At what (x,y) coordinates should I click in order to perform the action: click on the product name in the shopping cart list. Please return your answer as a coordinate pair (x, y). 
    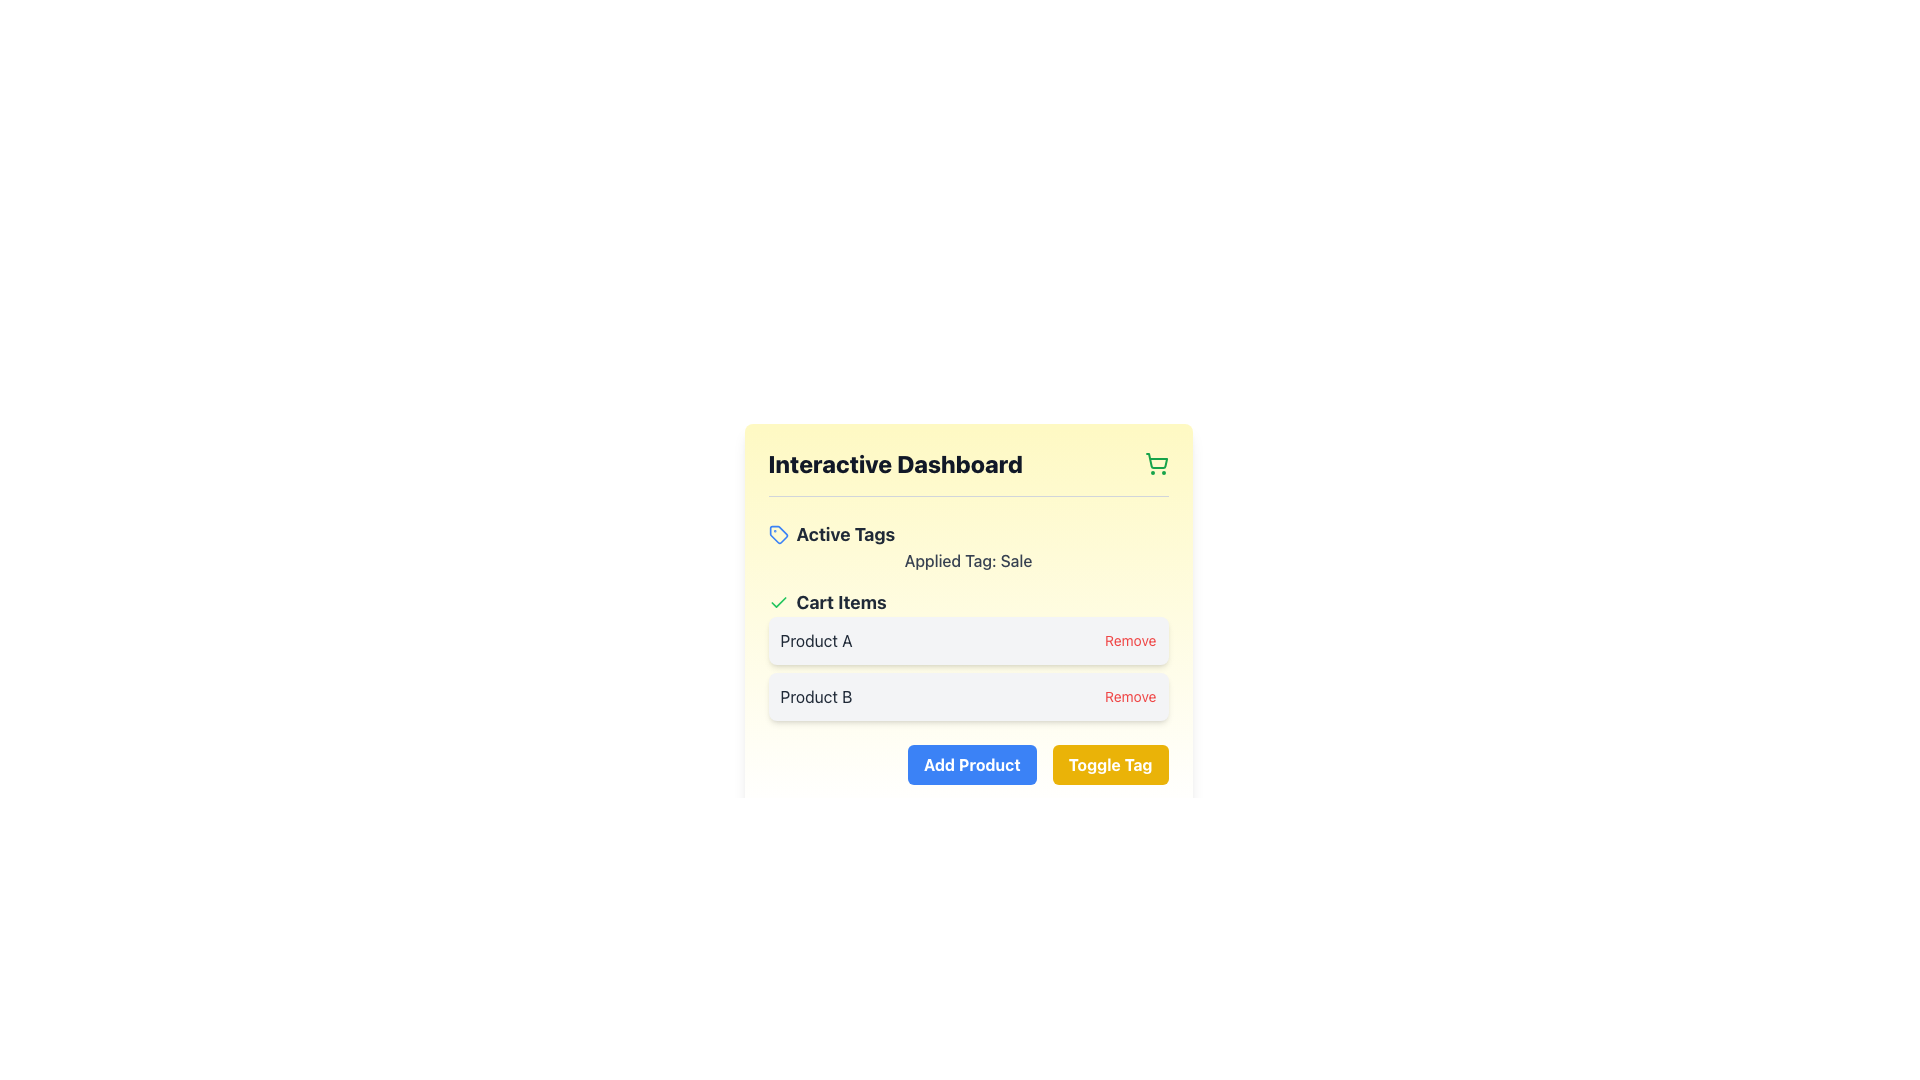
    Looking at the image, I should click on (968, 655).